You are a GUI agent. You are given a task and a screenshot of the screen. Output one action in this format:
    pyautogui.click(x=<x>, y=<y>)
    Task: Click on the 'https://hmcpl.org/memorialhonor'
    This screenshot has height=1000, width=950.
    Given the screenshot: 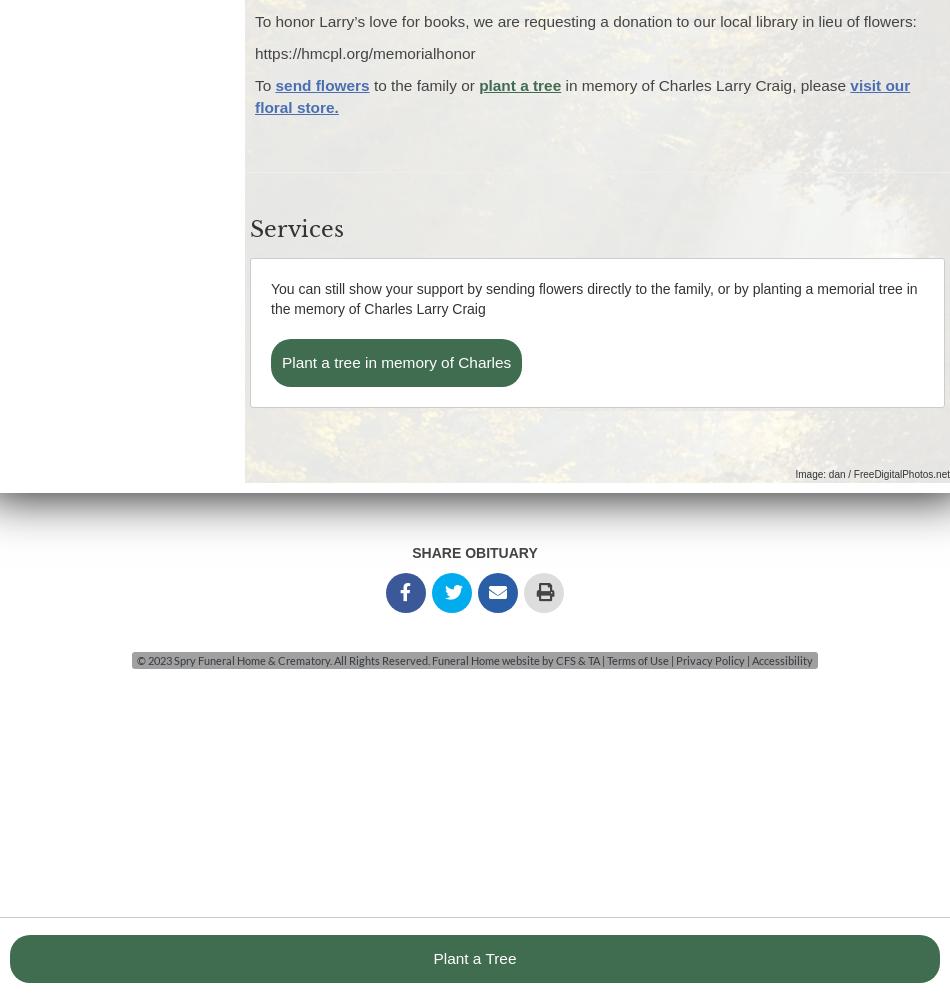 What is the action you would take?
    pyautogui.click(x=365, y=53)
    